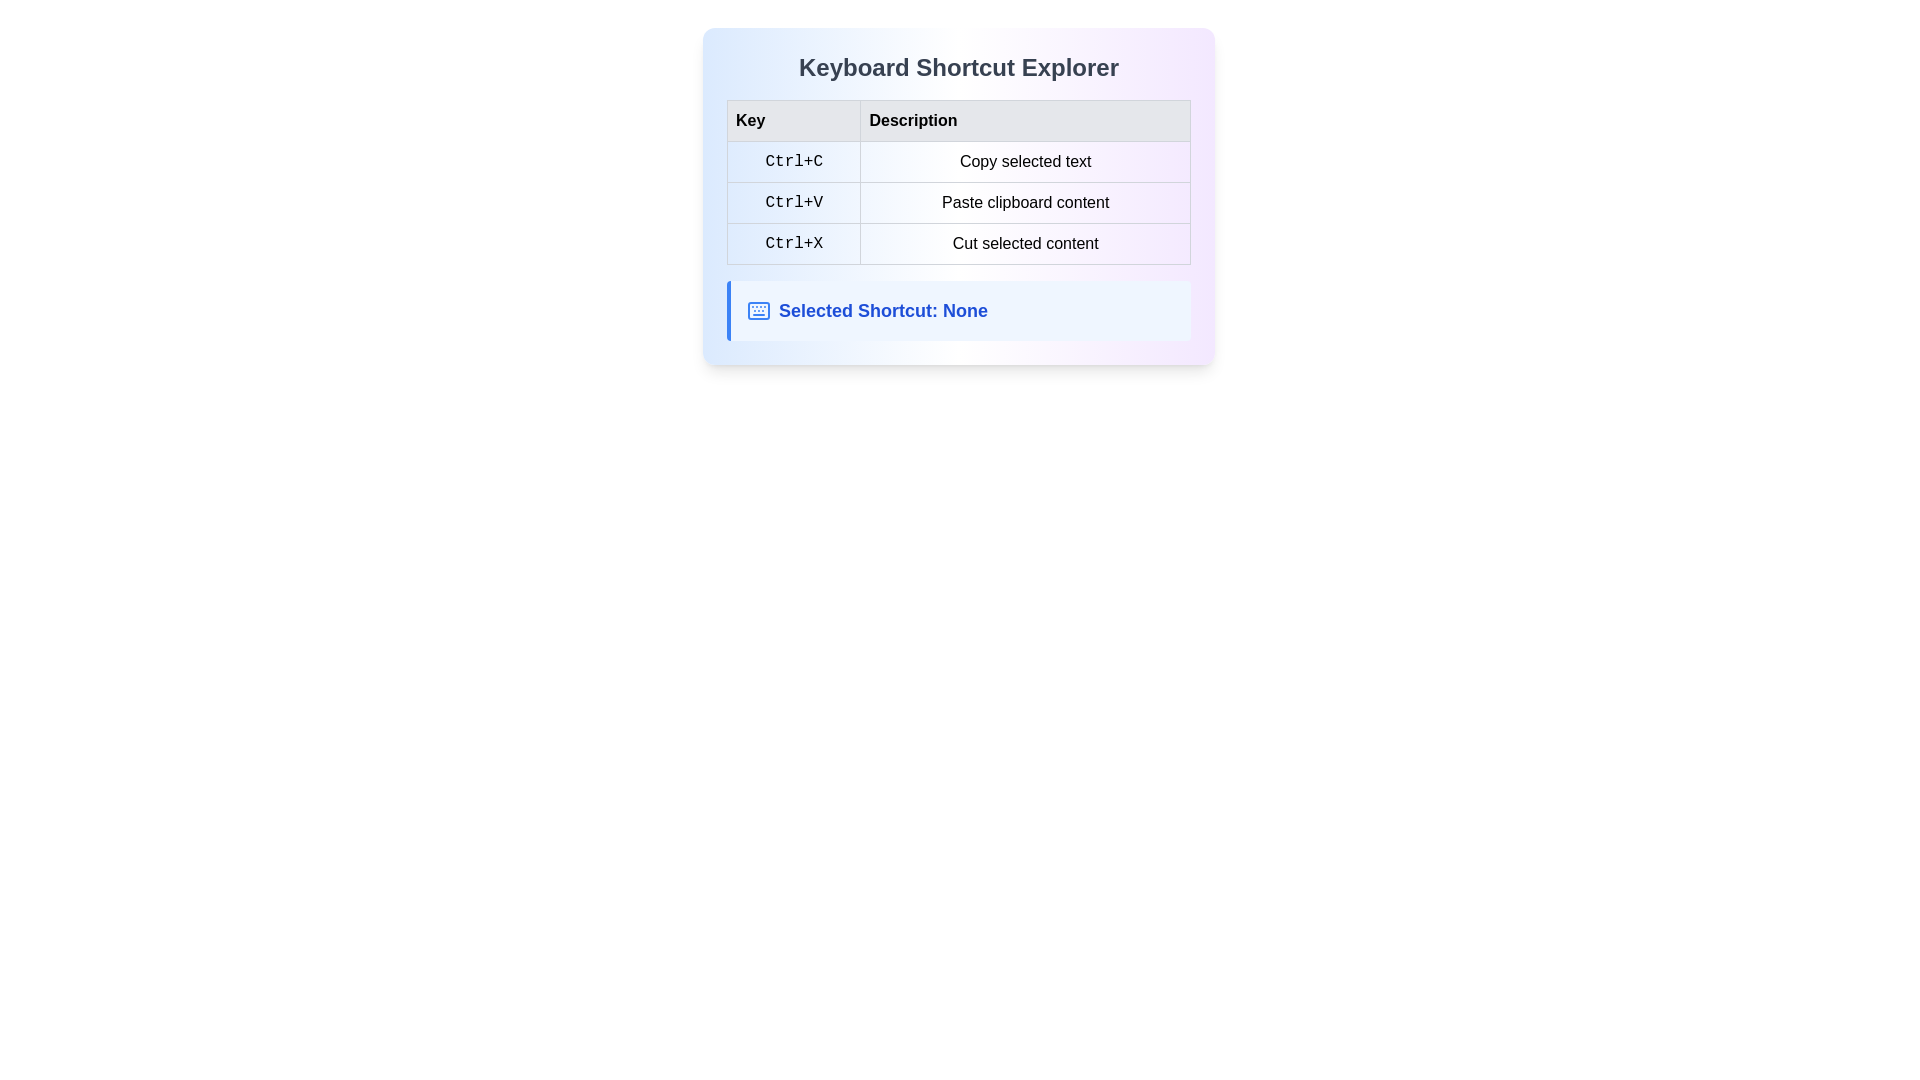  Describe the element at coordinates (1025, 203) in the screenshot. I see `the text label displaying 'Paste clipboard content' which is located in the 'Description' column of the table, adjacent to the 'Ctrl+V' key in the 'Key' column` at that location.